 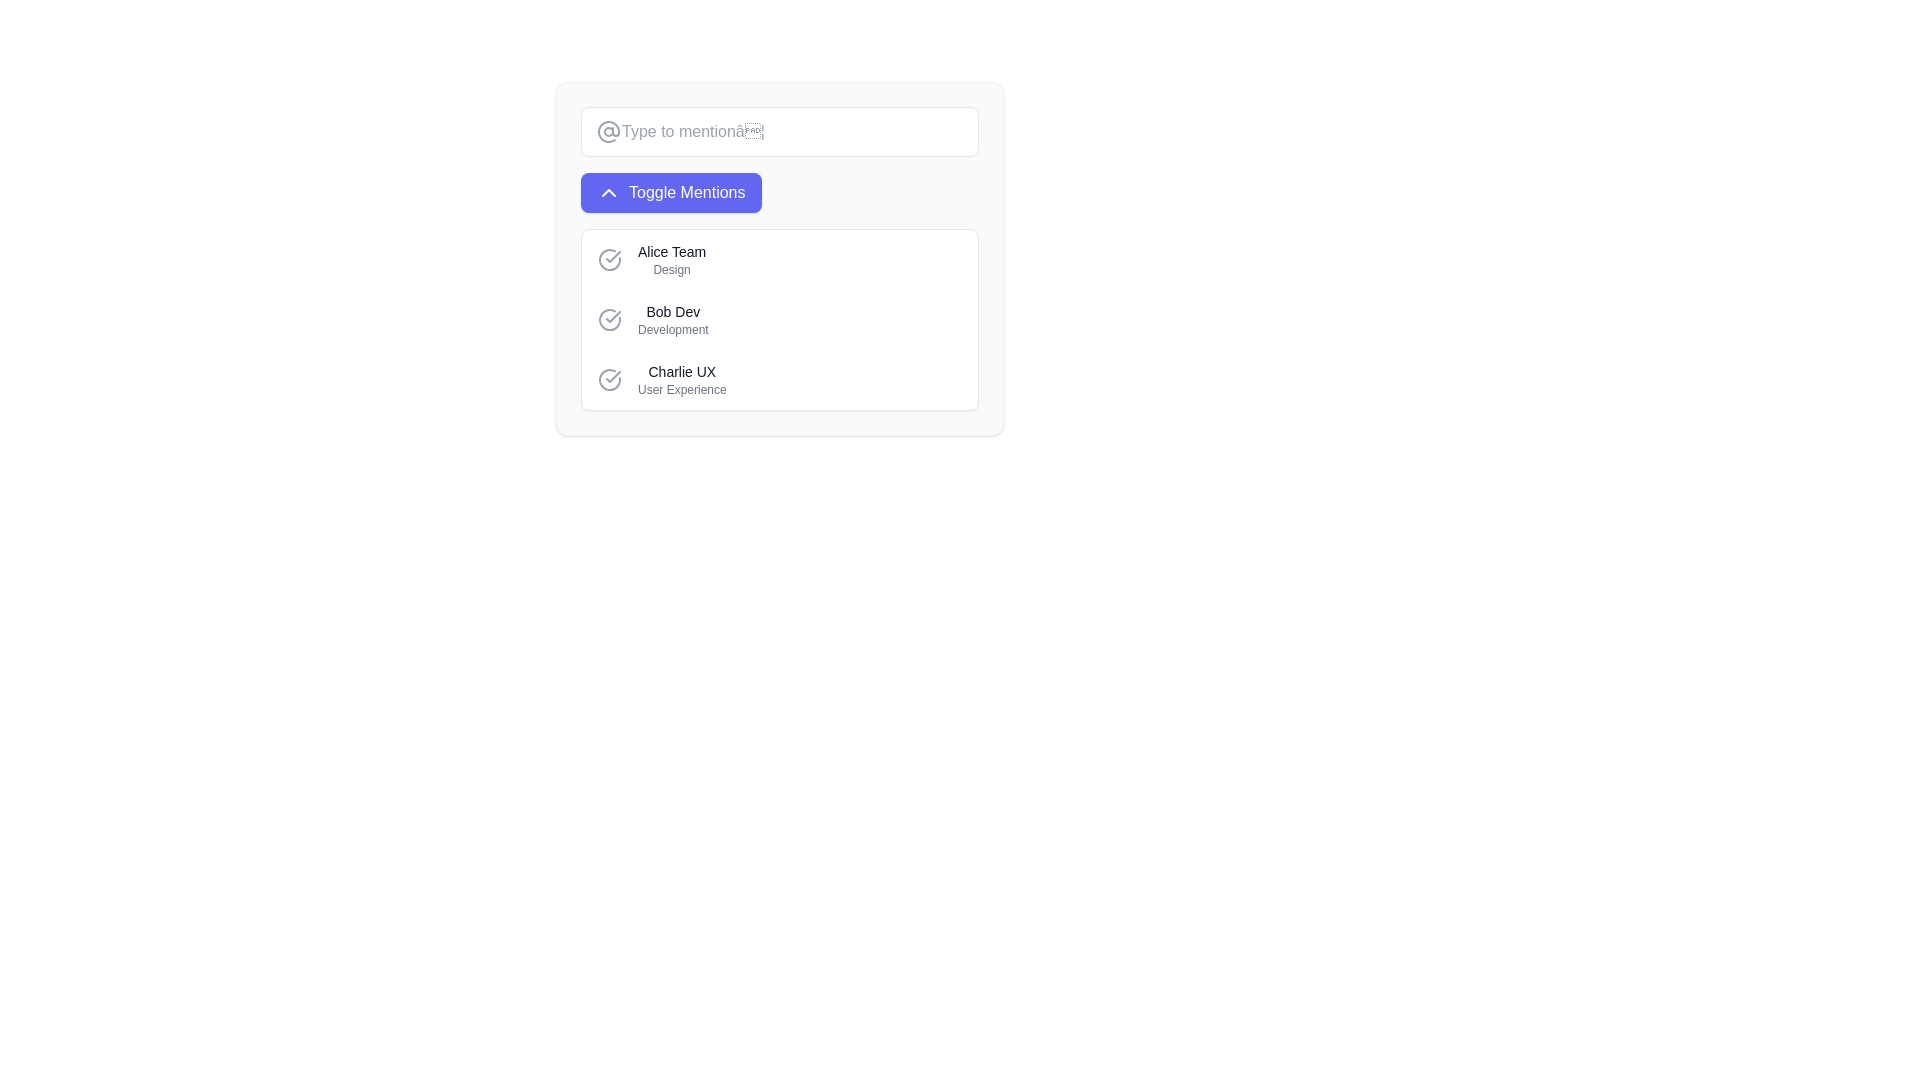 What do you see at coordinates (672, 270) in the screenshot?
I see `the text label displaying 'Design', which is a small light gray font located below 'Alice Team'` at bounding box center [672, 270].